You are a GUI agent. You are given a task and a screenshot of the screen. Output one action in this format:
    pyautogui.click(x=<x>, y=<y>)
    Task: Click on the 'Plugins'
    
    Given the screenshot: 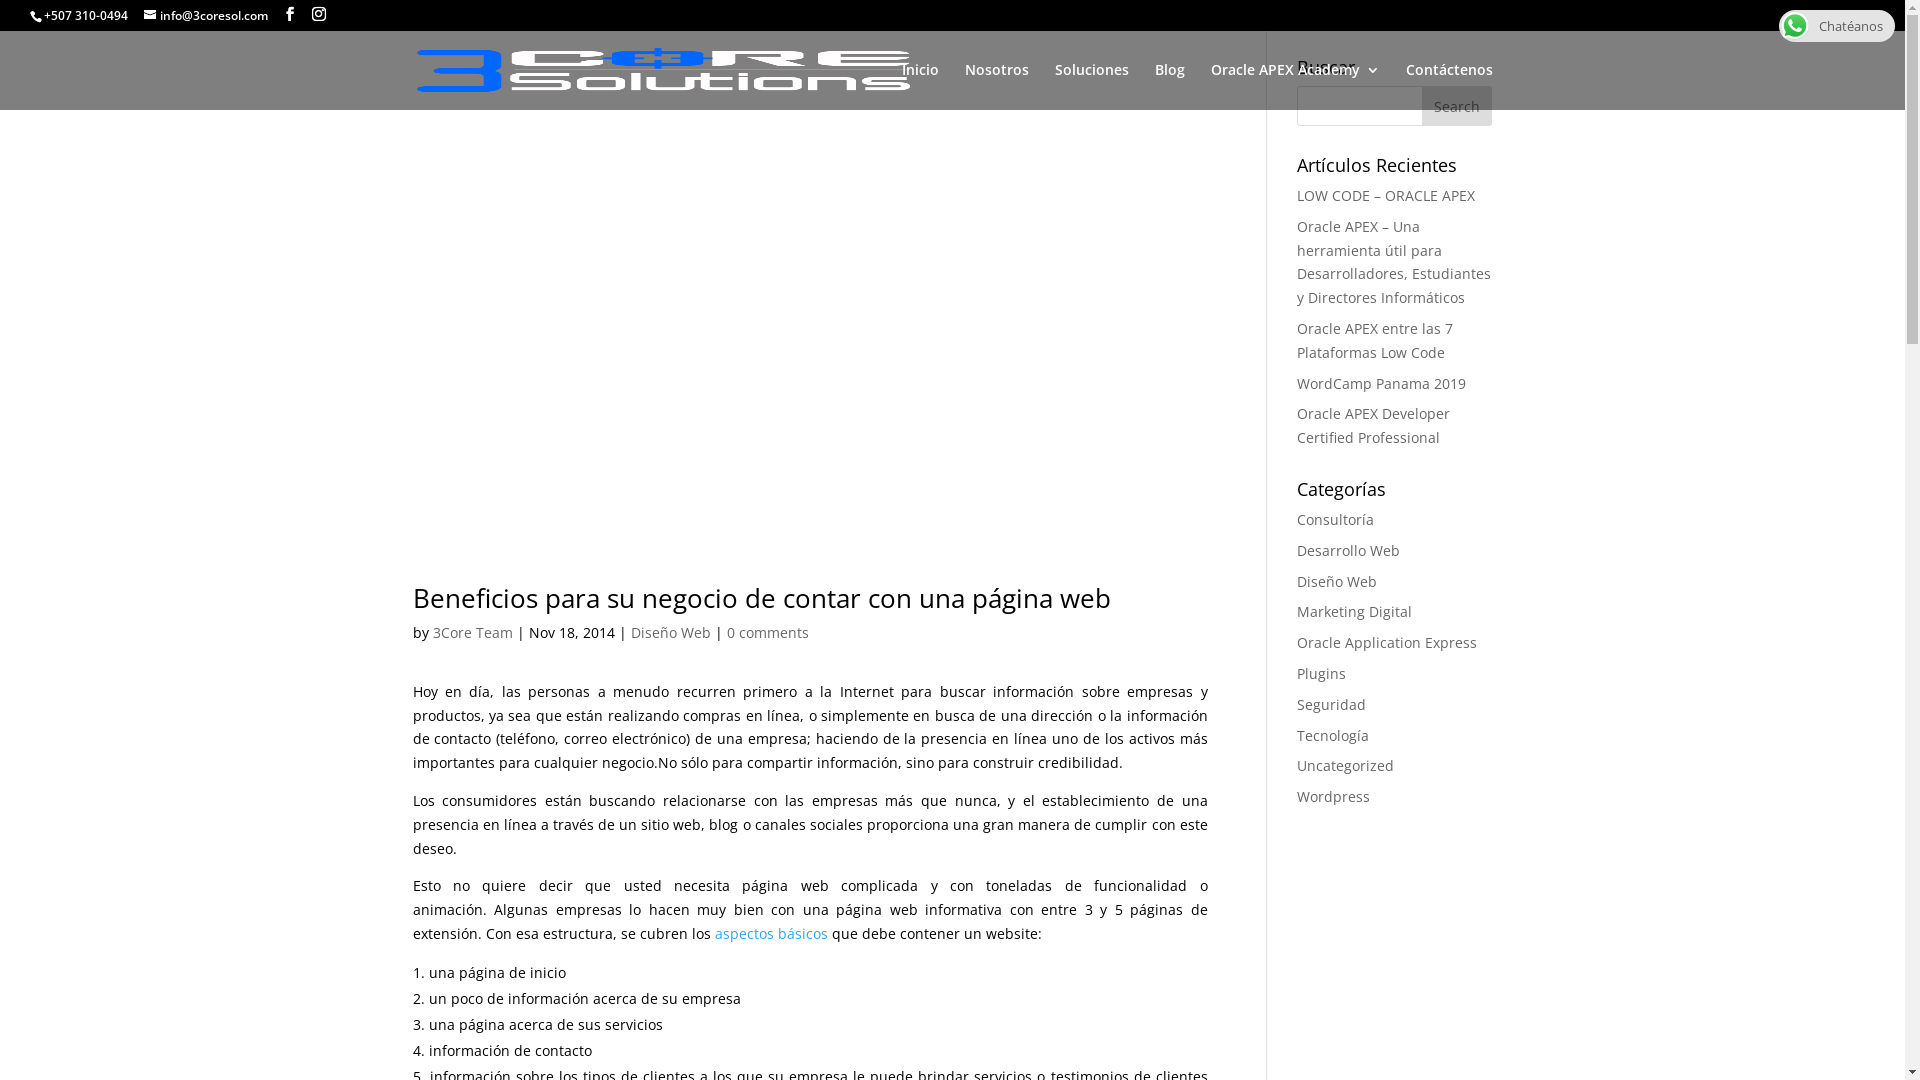 What is the action you would take?
    pyautogui.click(x=1321, y=673)
    